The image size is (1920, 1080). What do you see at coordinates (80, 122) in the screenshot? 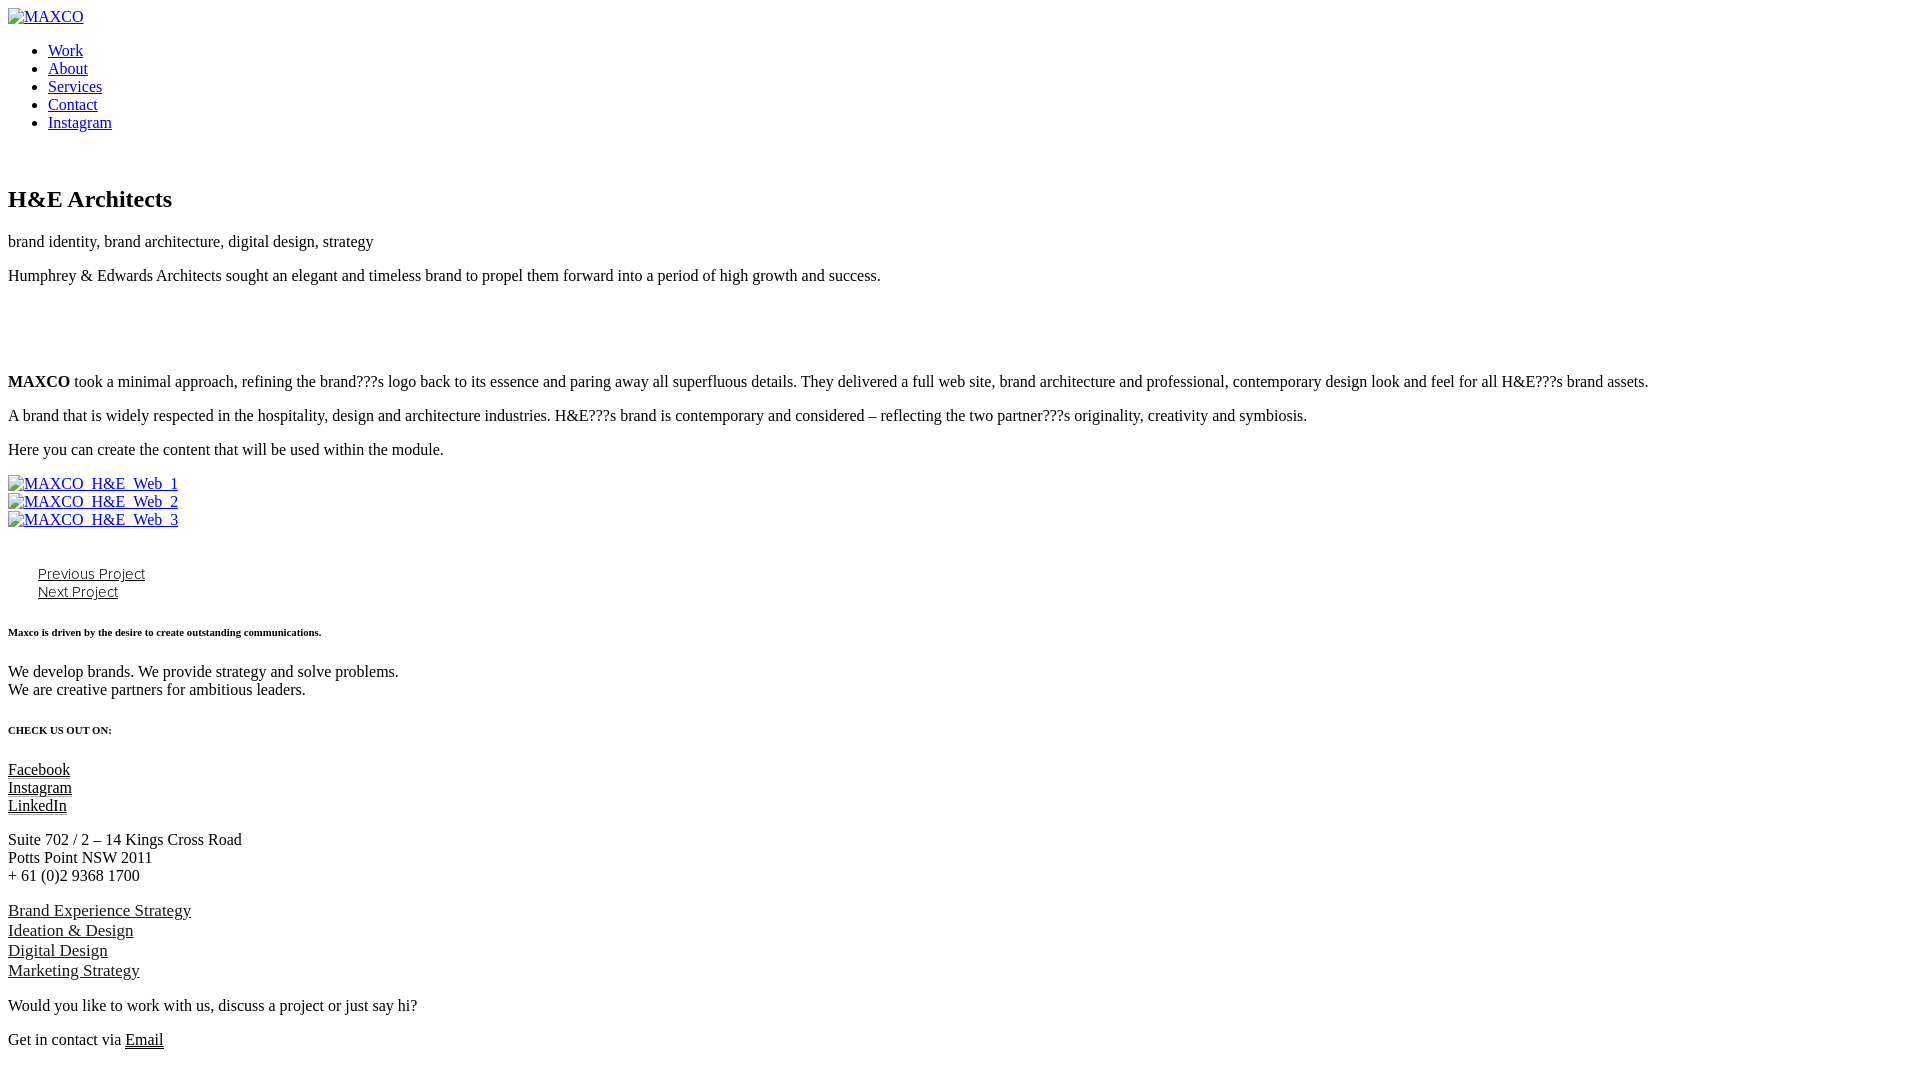
I see `'Instagram'` at bounding box center [80, 122].